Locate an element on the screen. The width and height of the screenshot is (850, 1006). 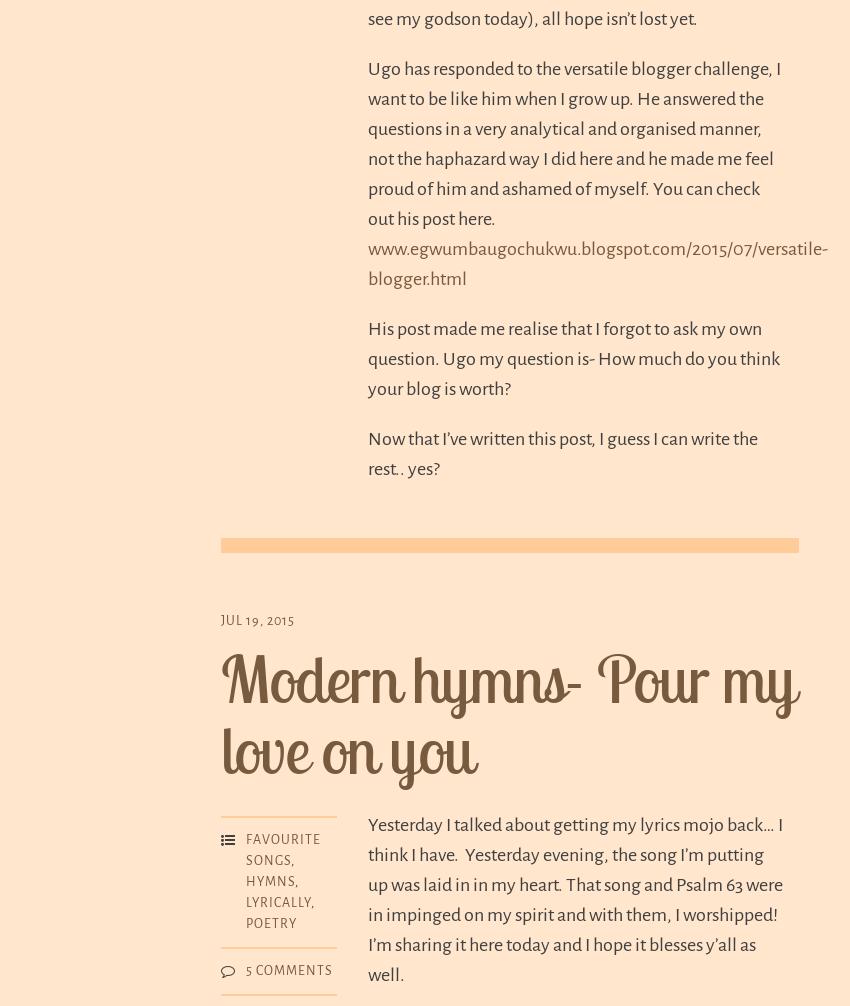
'www.egwumbaugochukwu.blogspot.com/2015/07/versatile-blogger.html' is located at coordinates (596, 261).